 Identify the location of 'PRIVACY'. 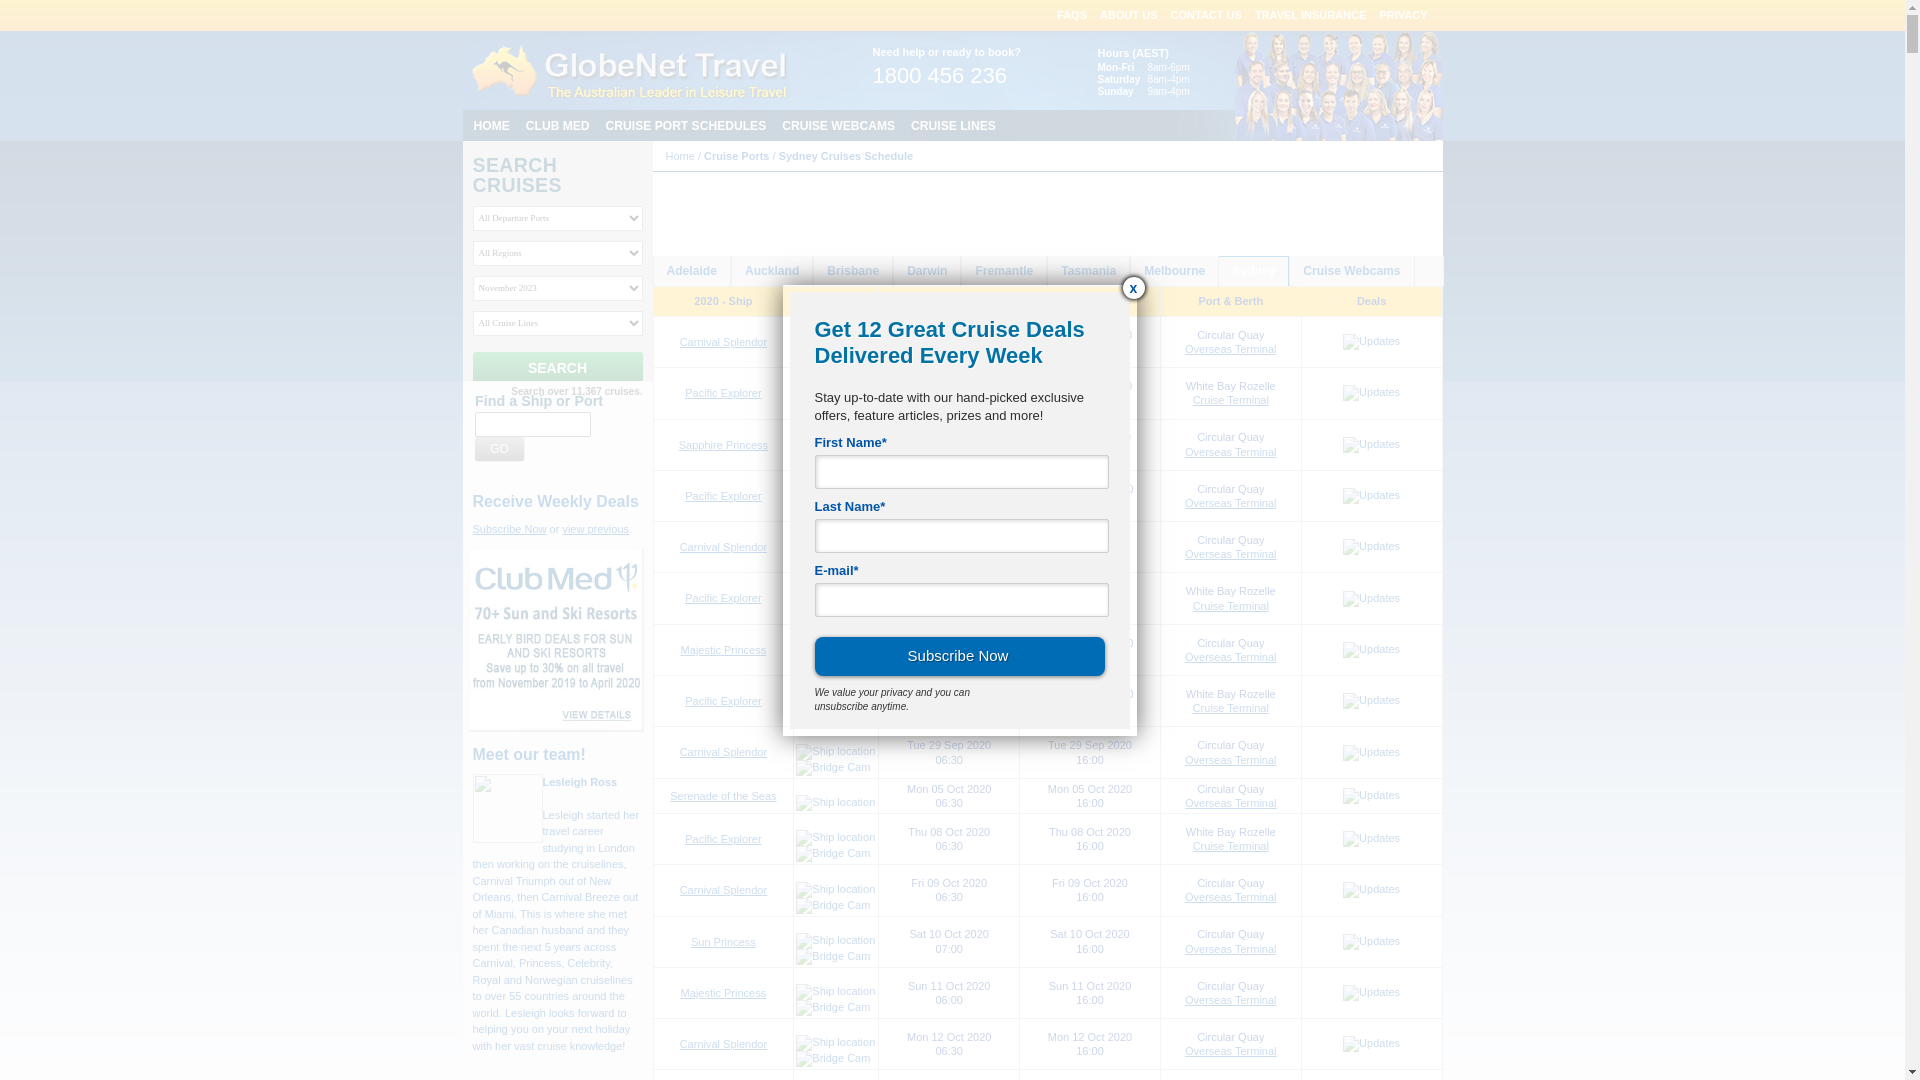
(1401, 15).